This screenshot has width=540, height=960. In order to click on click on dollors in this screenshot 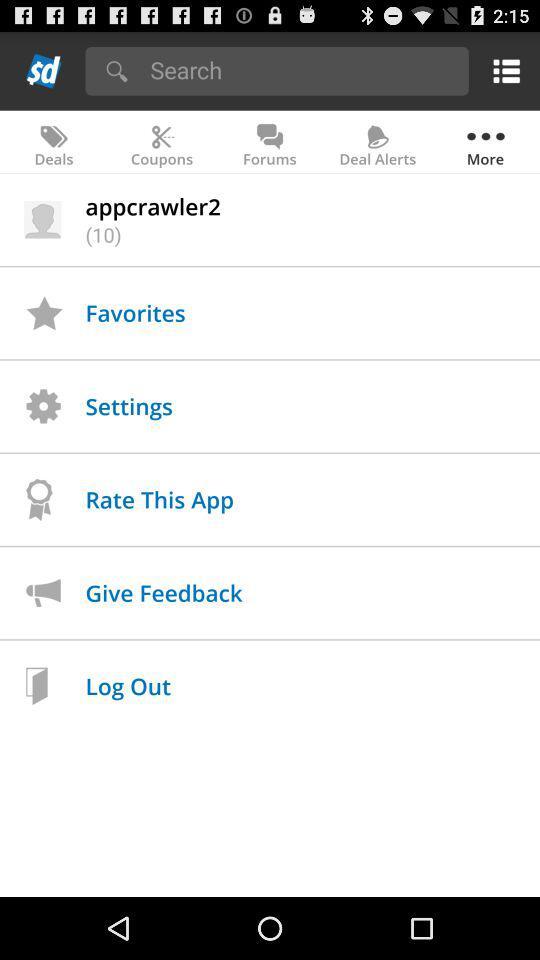, I will do `click(44, 70)`.